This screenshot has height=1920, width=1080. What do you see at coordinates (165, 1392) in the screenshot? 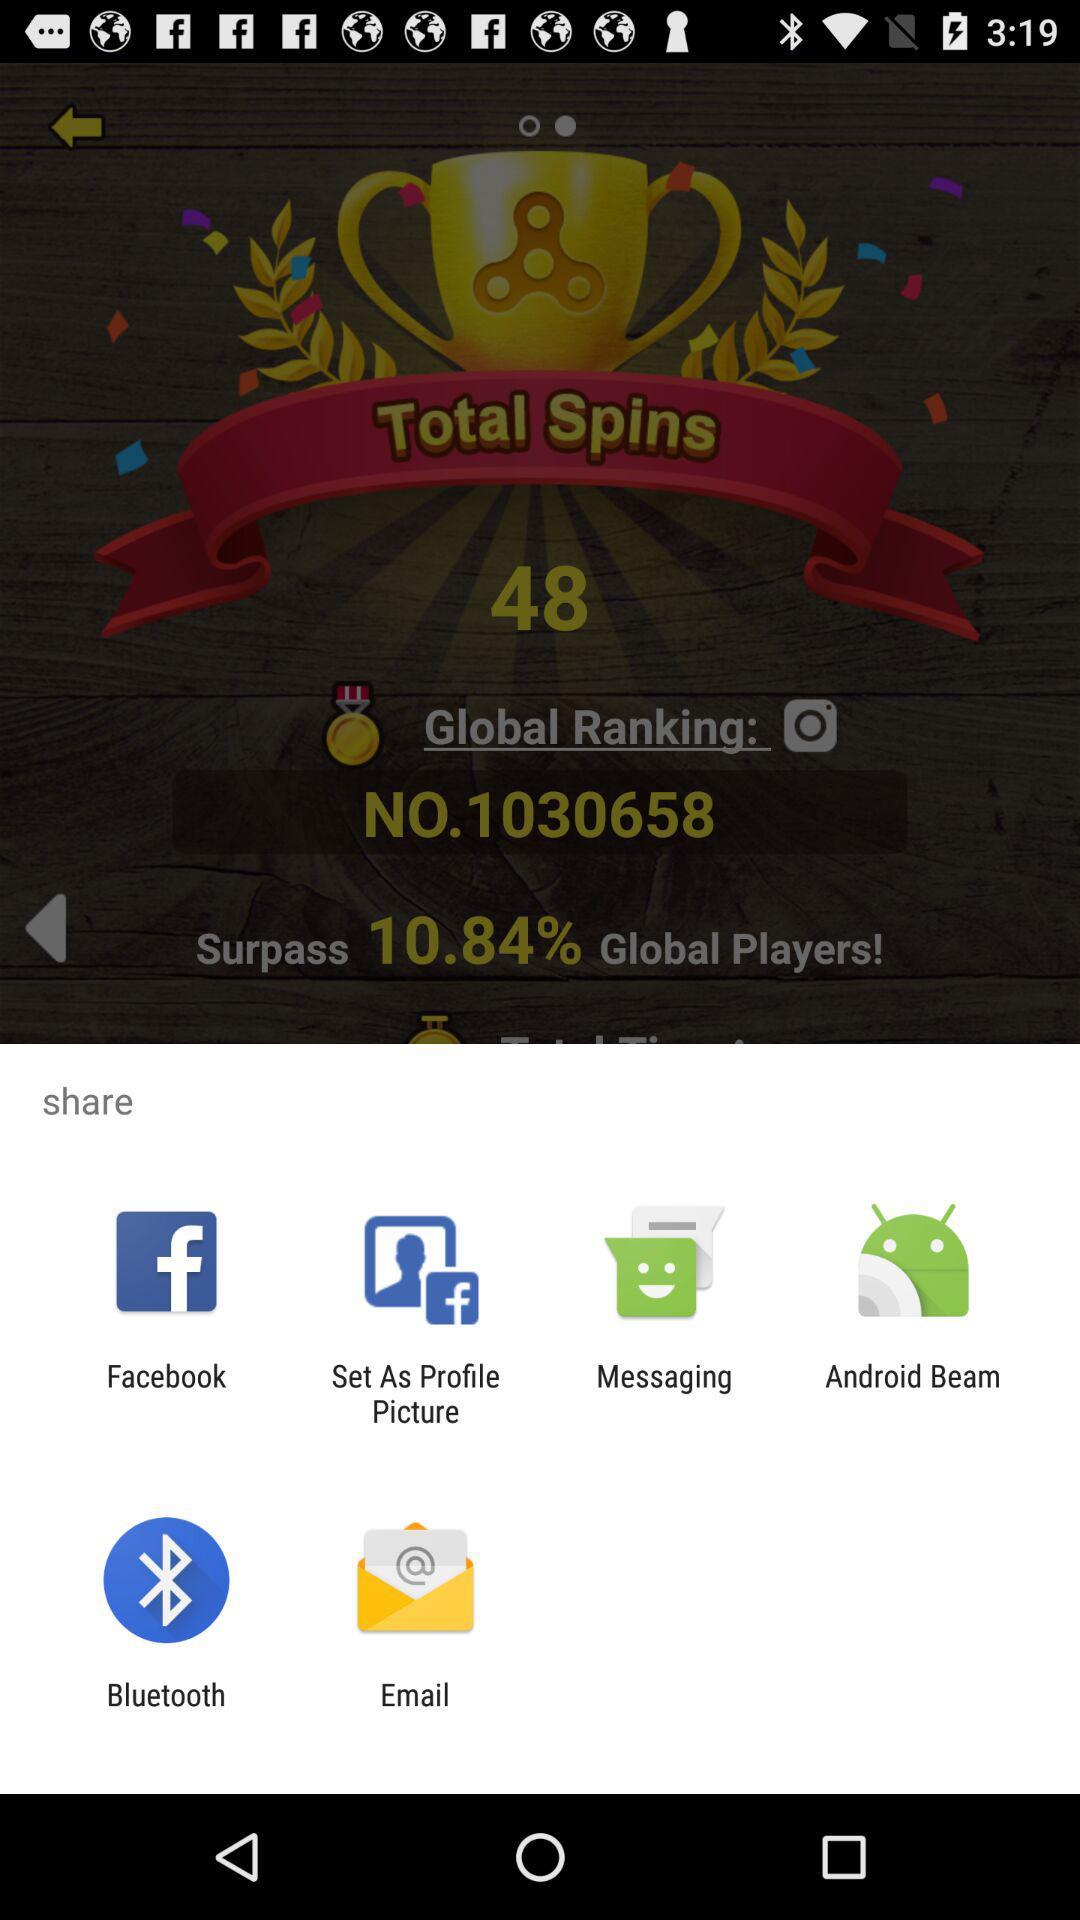
I see `the app next to set as profile icon` at bounding box center [165, 1392].